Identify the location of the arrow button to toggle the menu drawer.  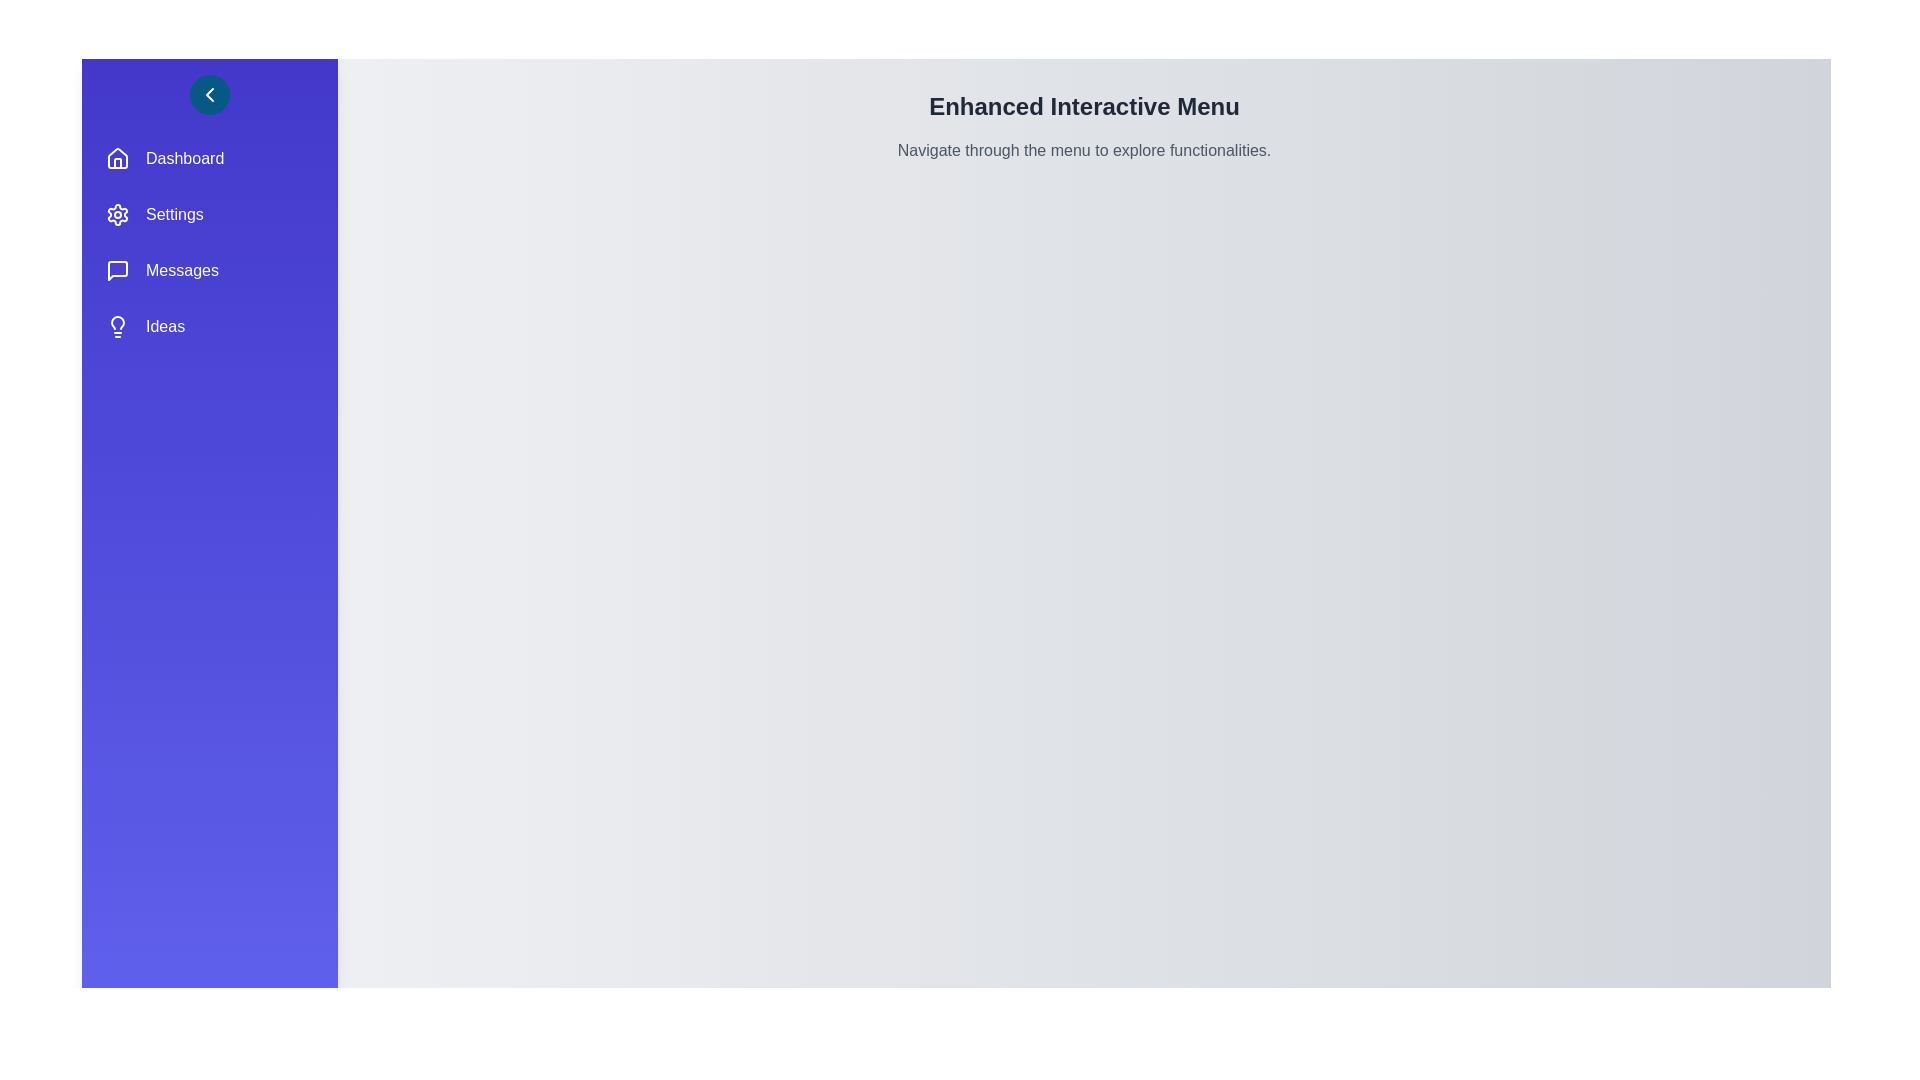
(210, 95).